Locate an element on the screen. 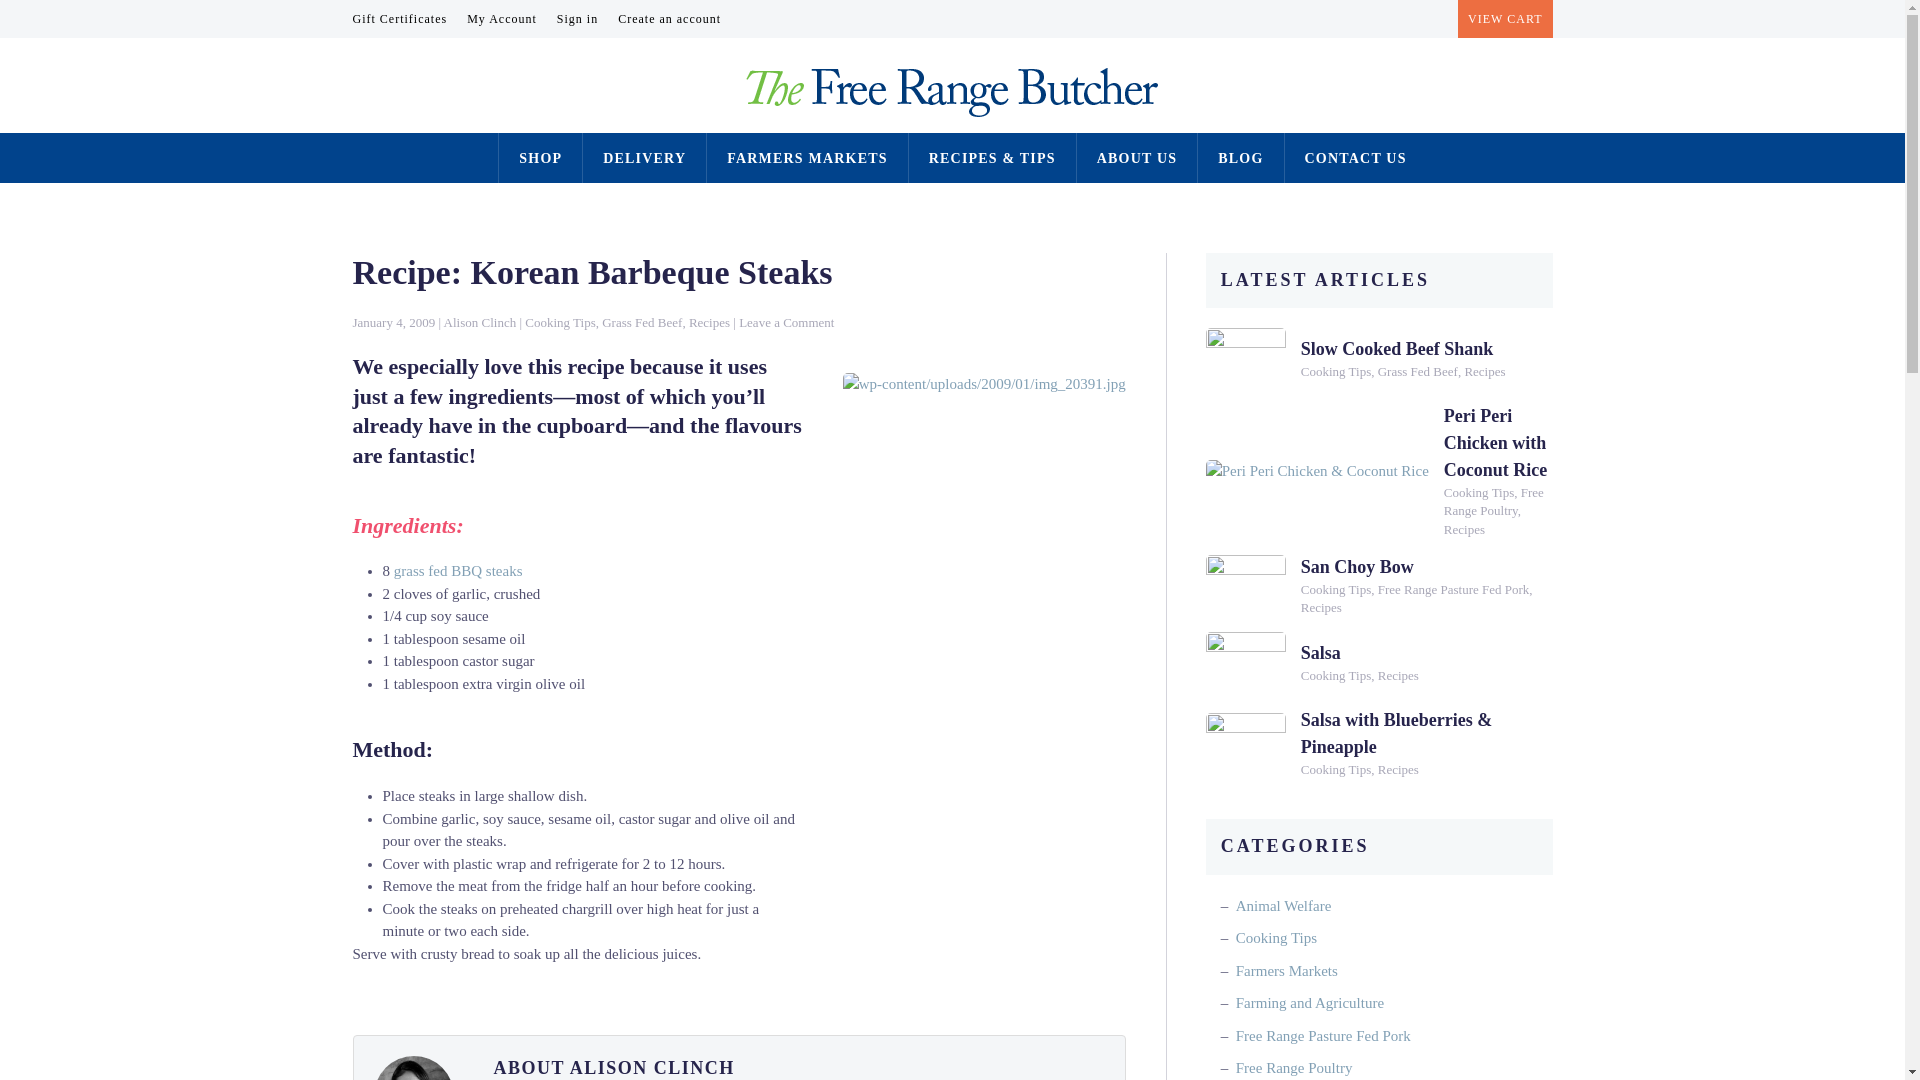 The height and width of the screenshot is (1080, 1920). 'Sign in' is located at coordinates (576, 19).